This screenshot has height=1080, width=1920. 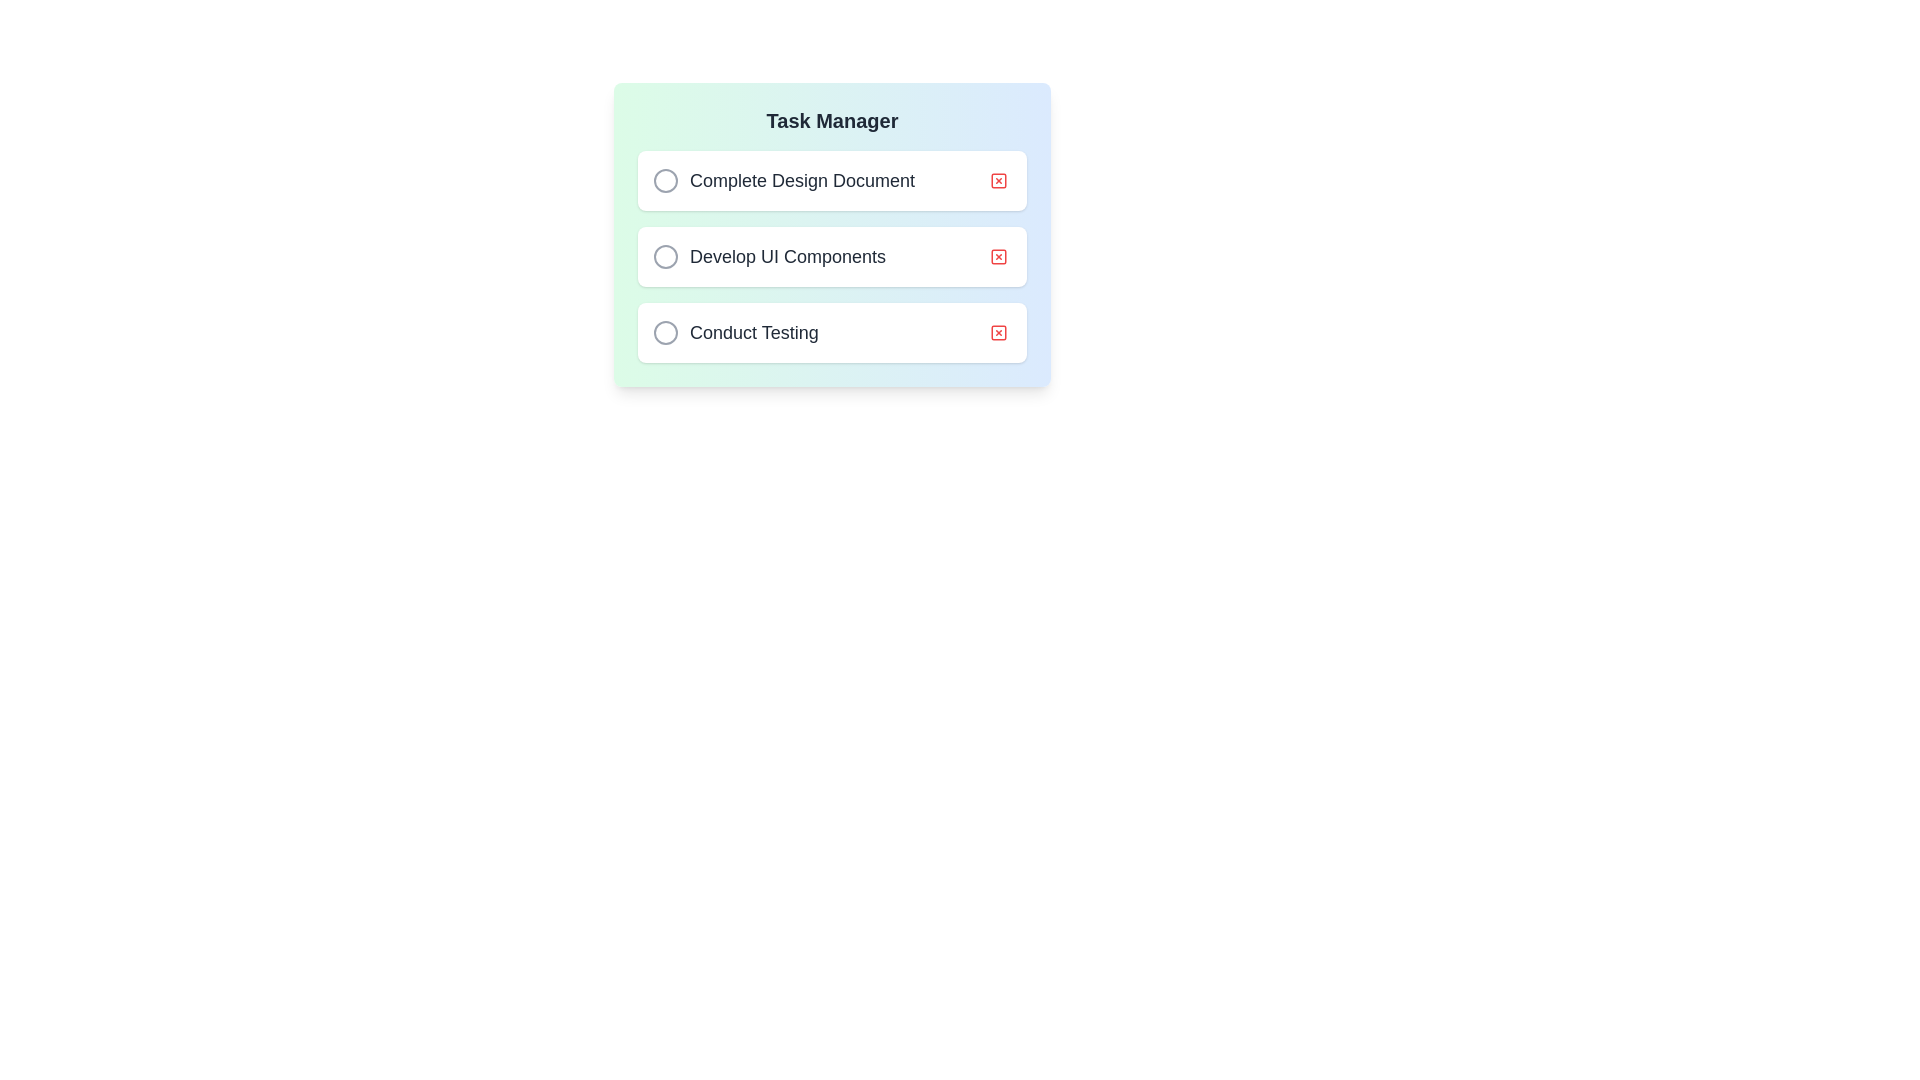 I want to click on the red square button with a white 'X' inside, so click(x=998, y=181).